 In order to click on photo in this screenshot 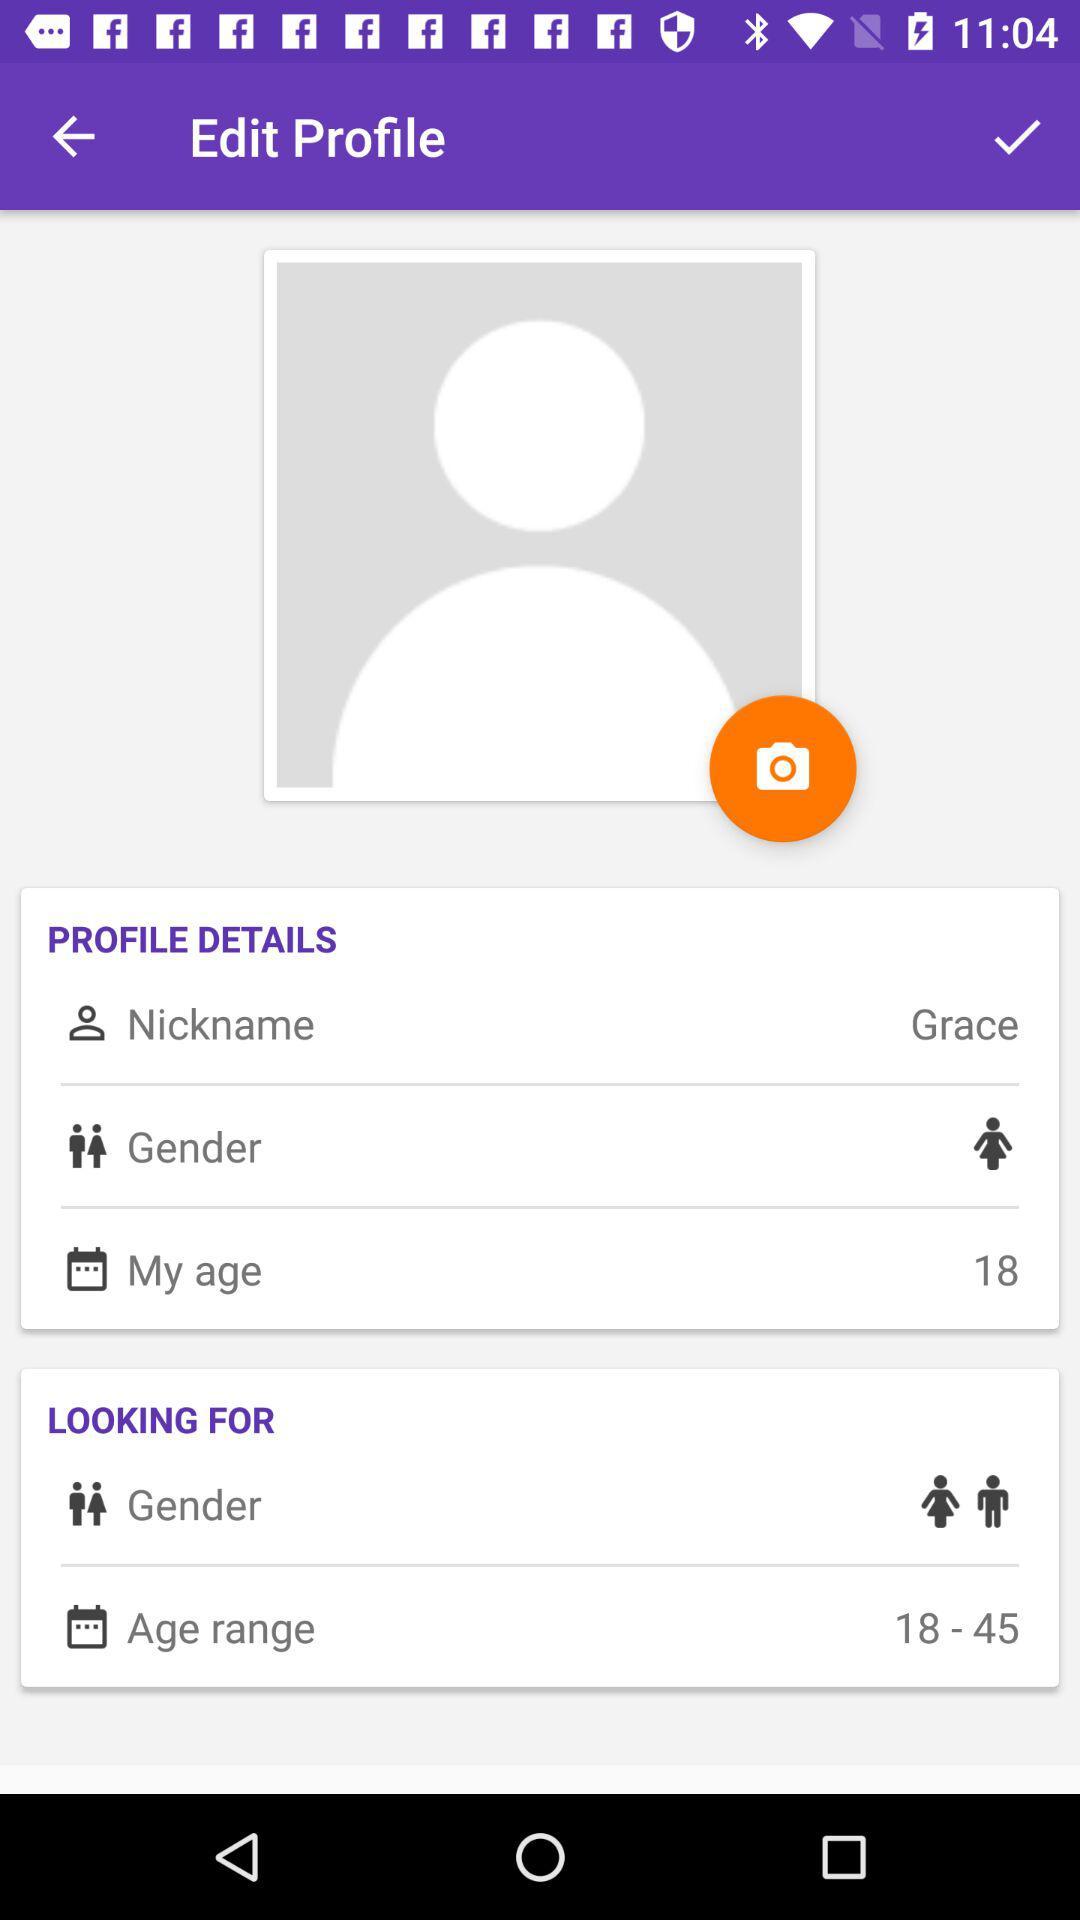, I will do `click(782, 767)`.